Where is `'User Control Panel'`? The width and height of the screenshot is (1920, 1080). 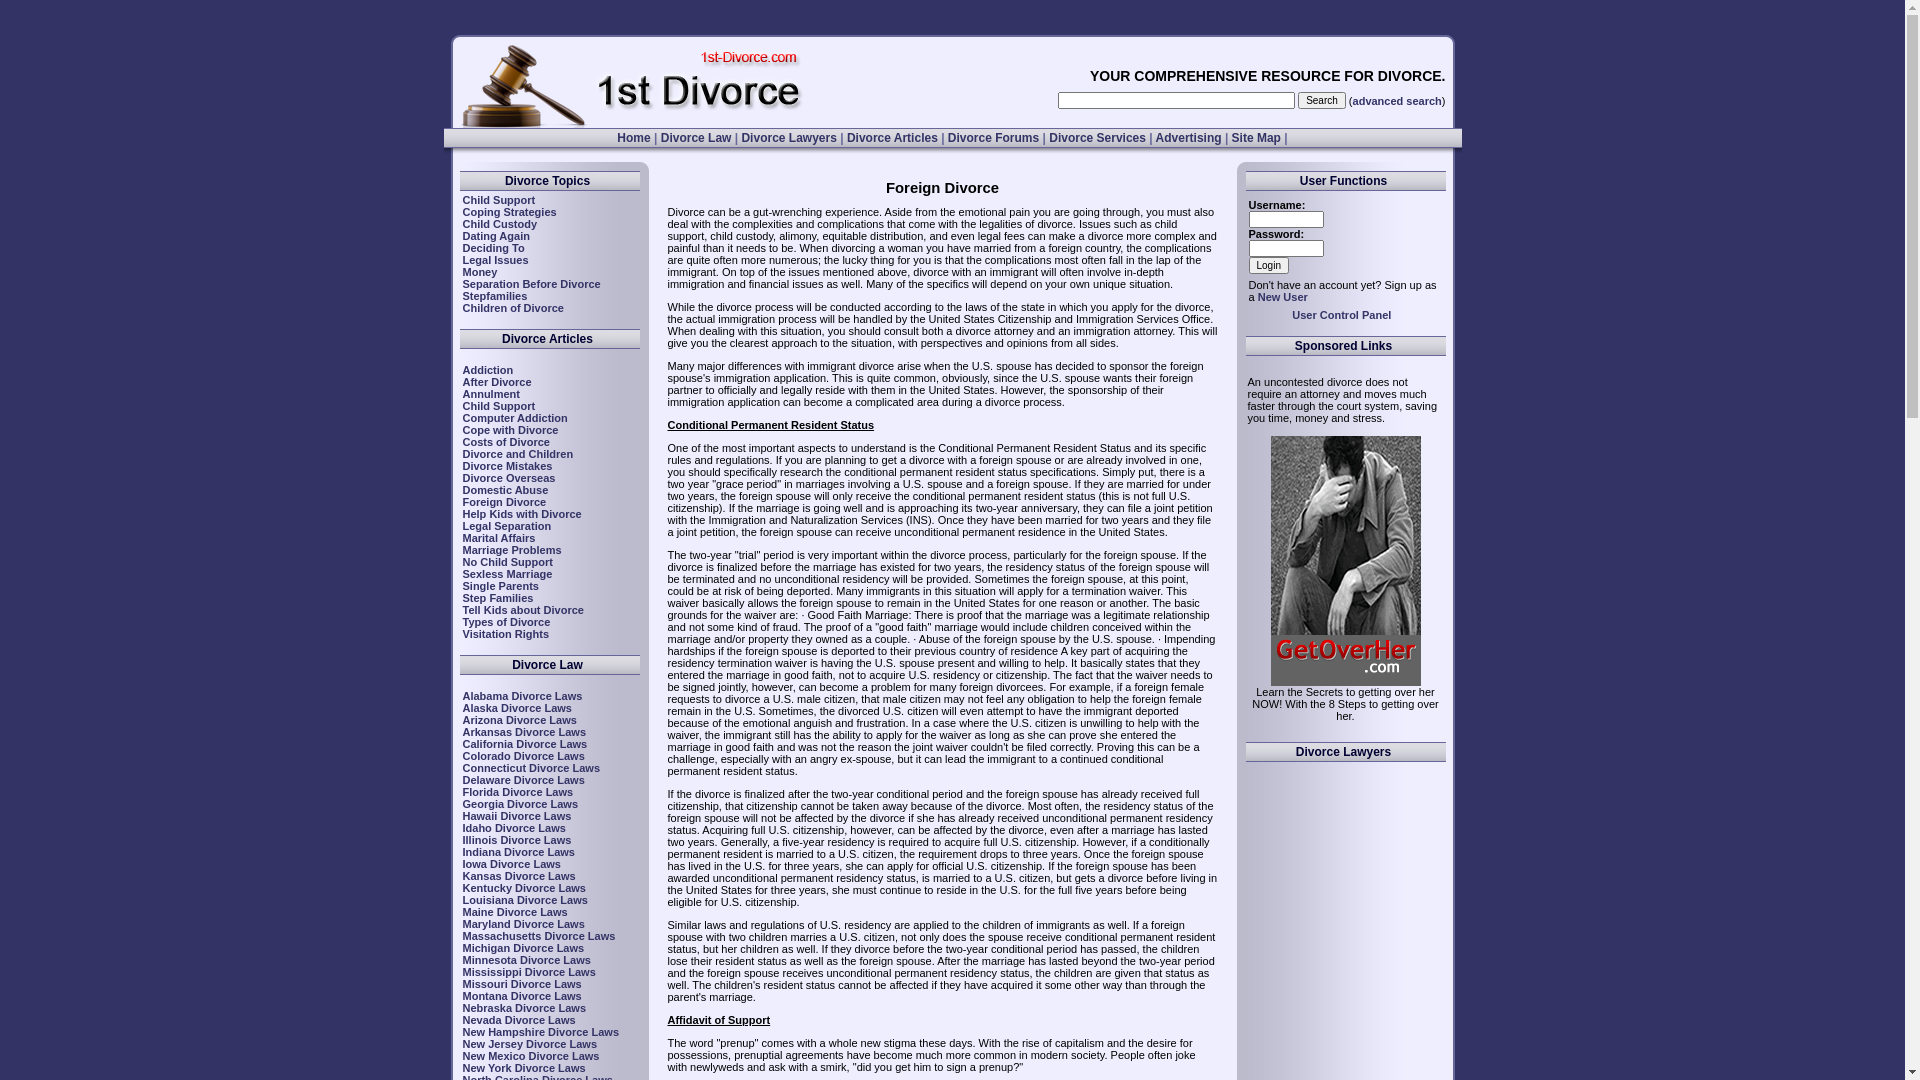
'User Control Panel' is located at coordinates (1341, 315).